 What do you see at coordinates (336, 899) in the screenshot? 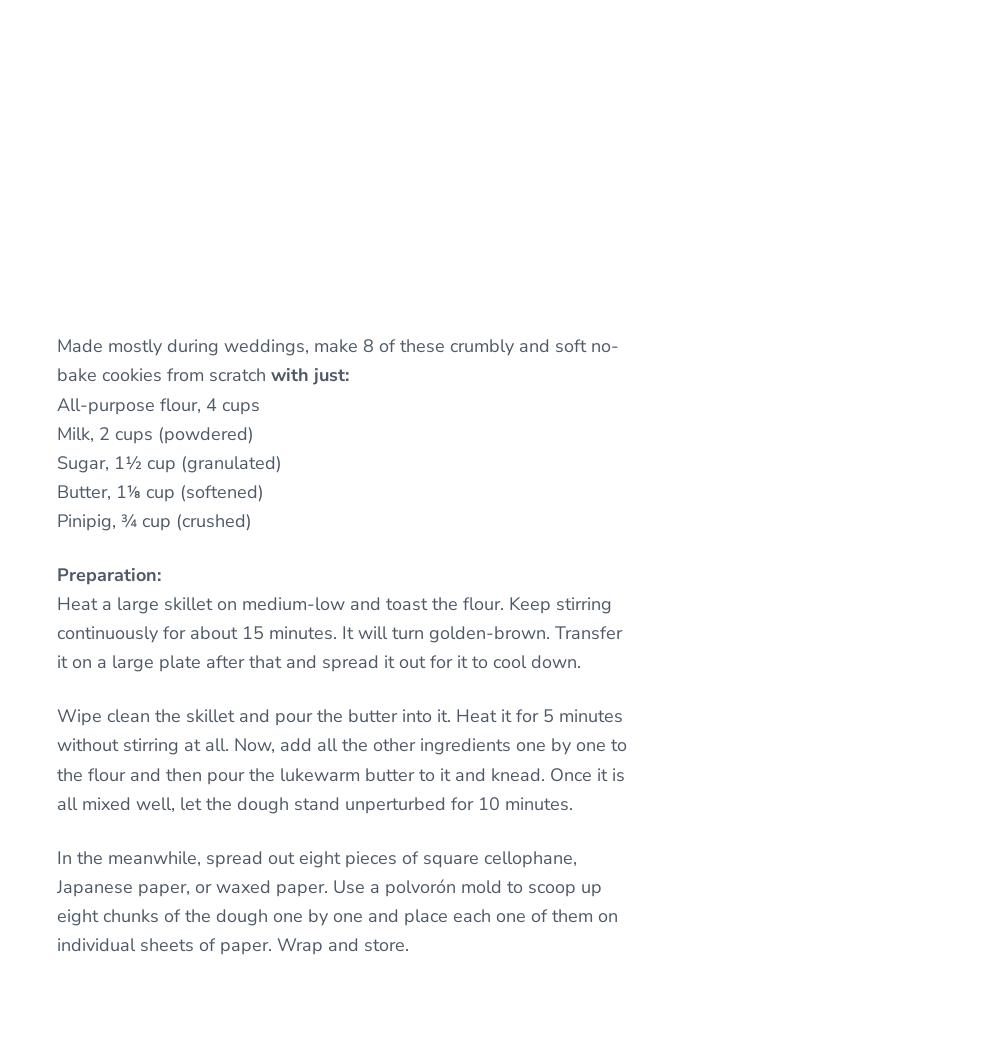
I see `'In the meanwhile, spread out eight pieces of square cellophane, Japanese paper, or waxed paper. Use a polvorón mold to scoop up eight chunks of the dough one by one and place each one of them on individual sheets of paper. Wrap and store.'` at bounding box center [336, 899].